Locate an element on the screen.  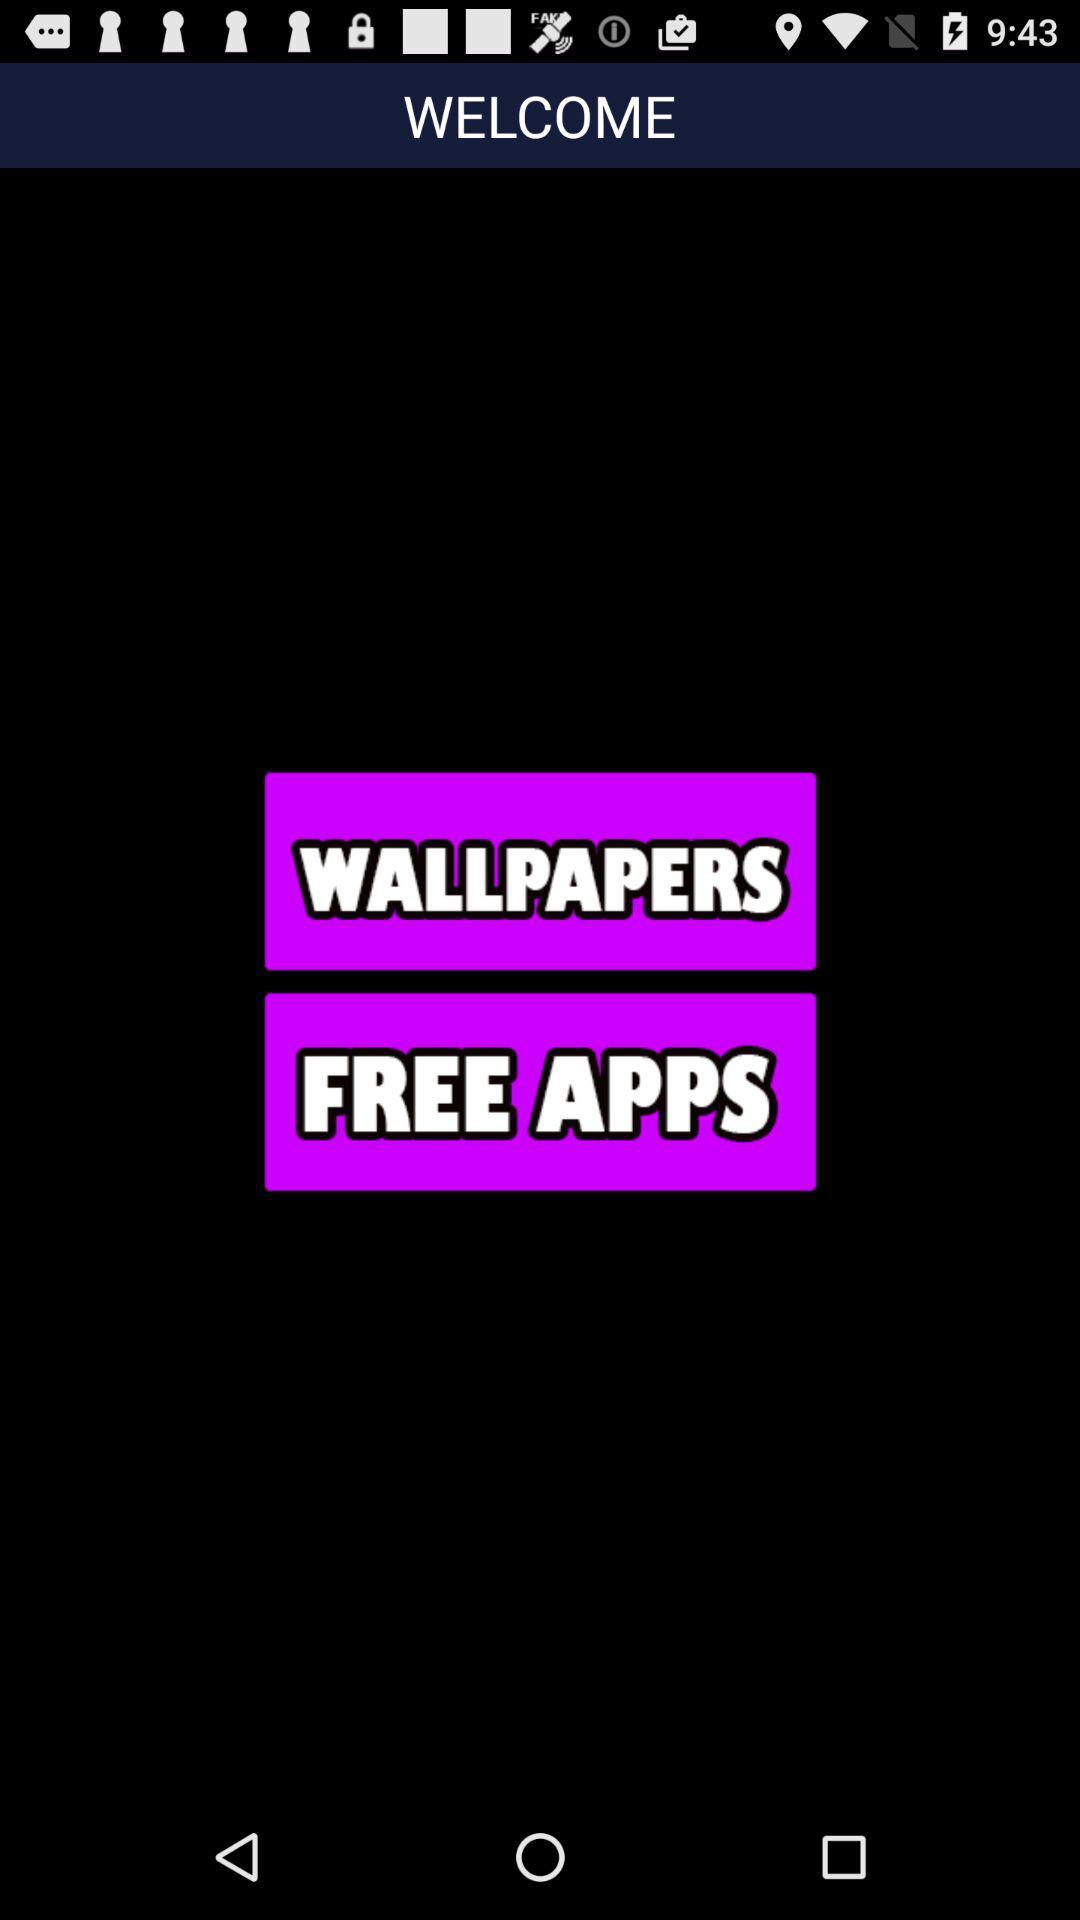
free apps is located at coordinates (538, 1090).